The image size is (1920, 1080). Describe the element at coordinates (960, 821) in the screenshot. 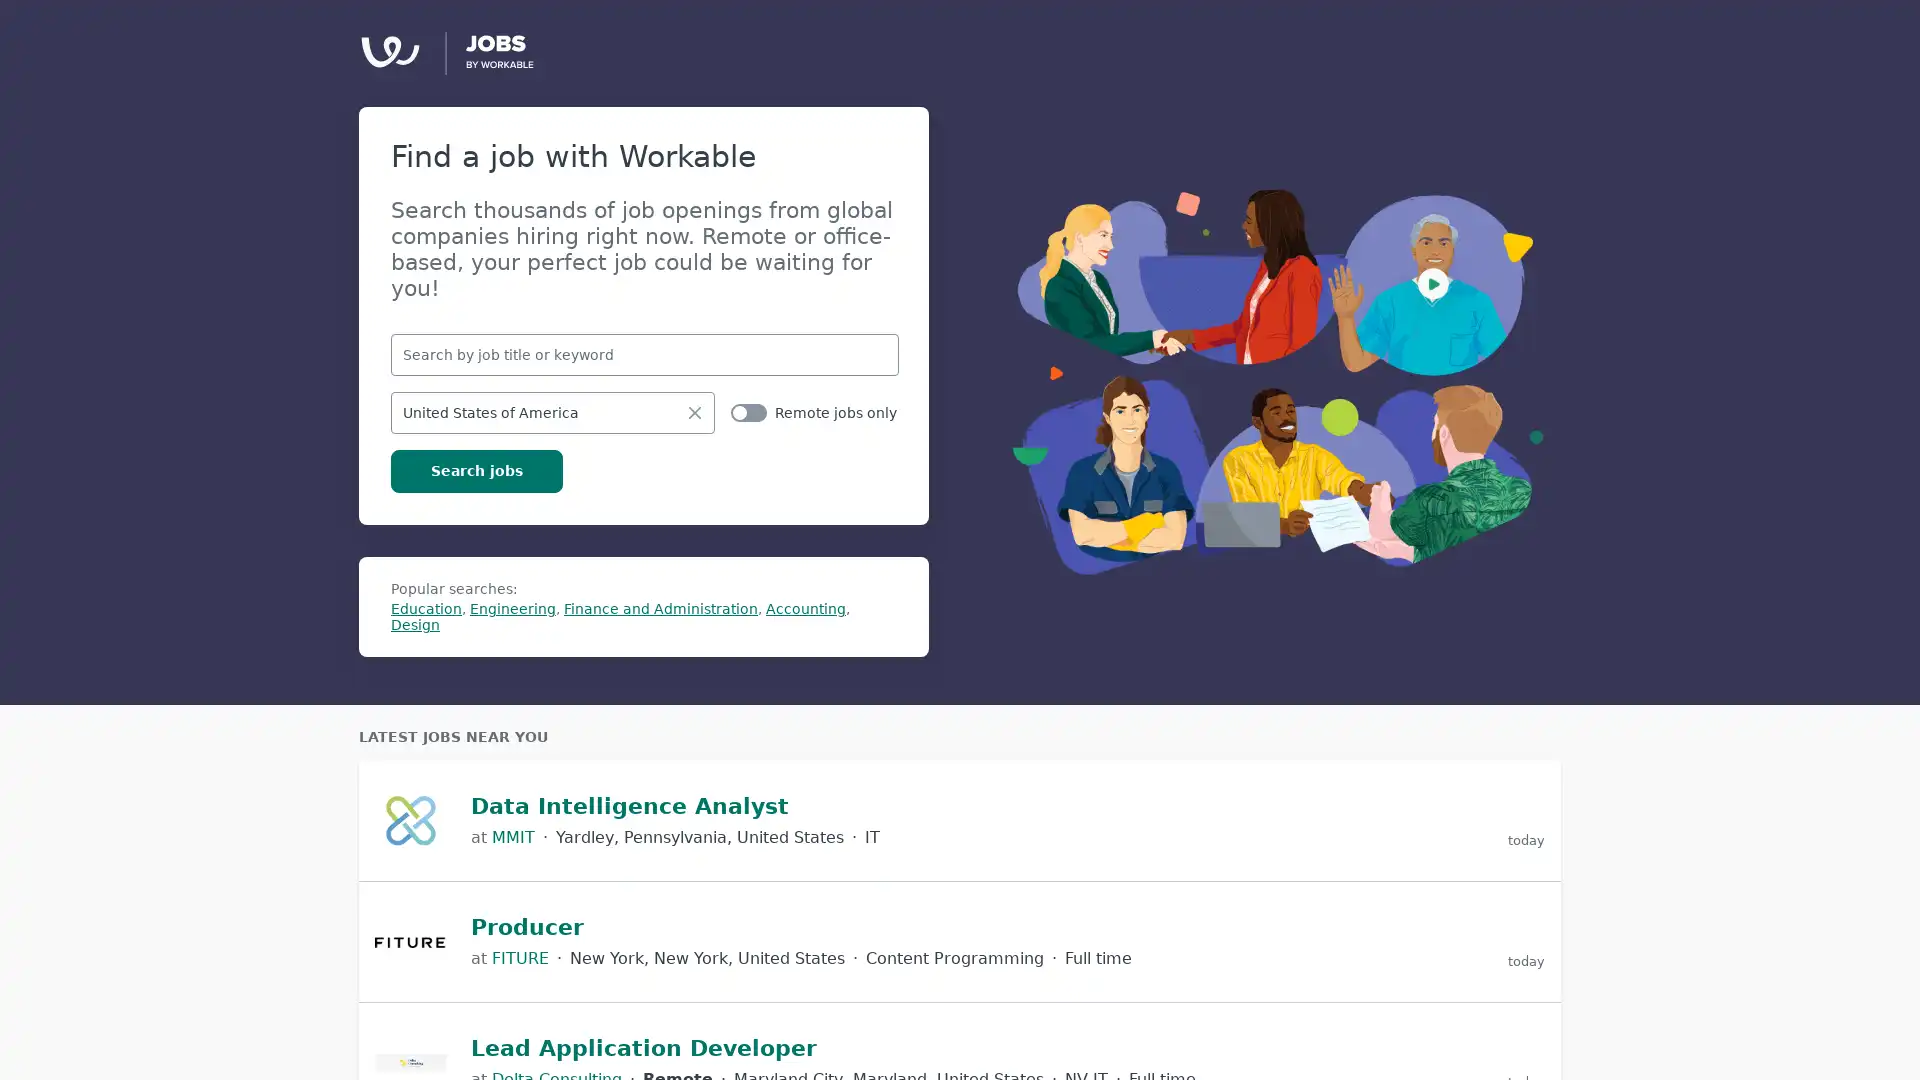

I see `Data Intelligence Analyst at MMIT` at that location.